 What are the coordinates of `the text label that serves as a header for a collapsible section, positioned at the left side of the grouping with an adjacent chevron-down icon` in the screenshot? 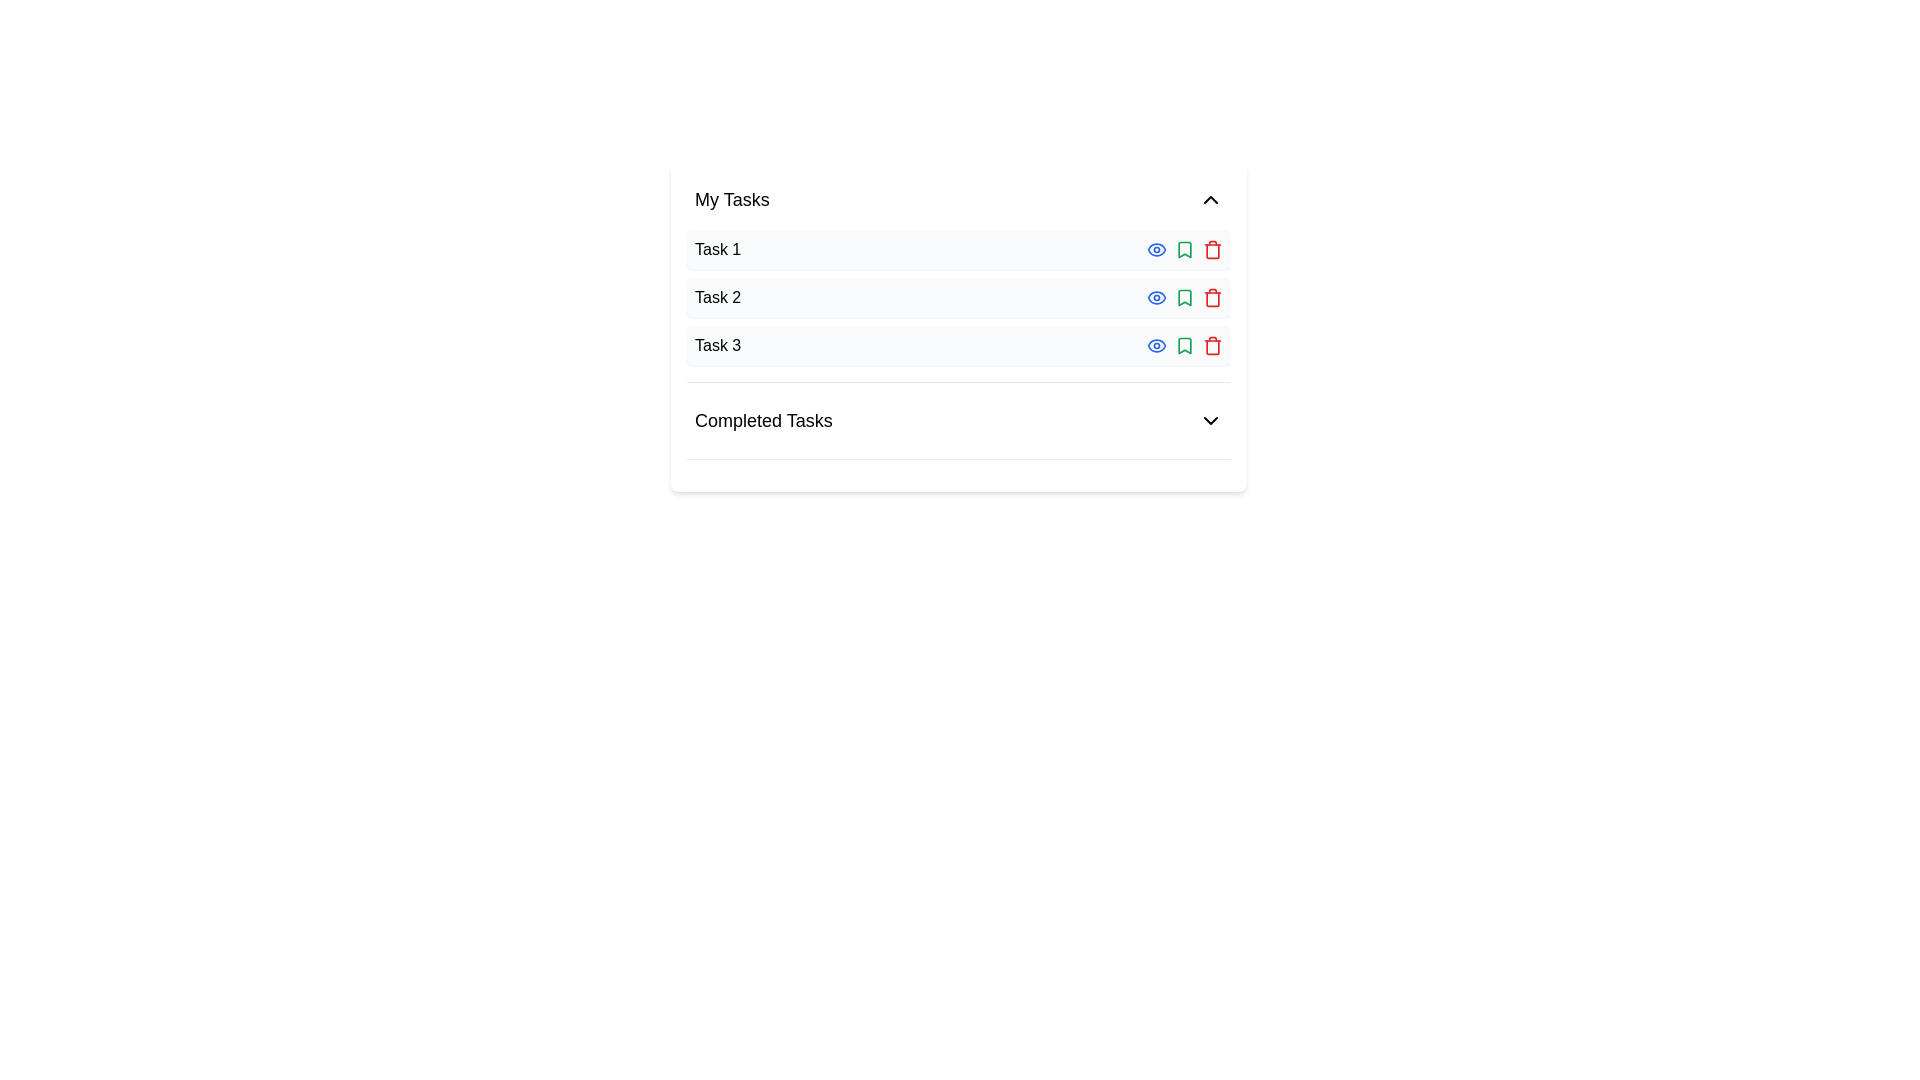 It's located at (762, 419).